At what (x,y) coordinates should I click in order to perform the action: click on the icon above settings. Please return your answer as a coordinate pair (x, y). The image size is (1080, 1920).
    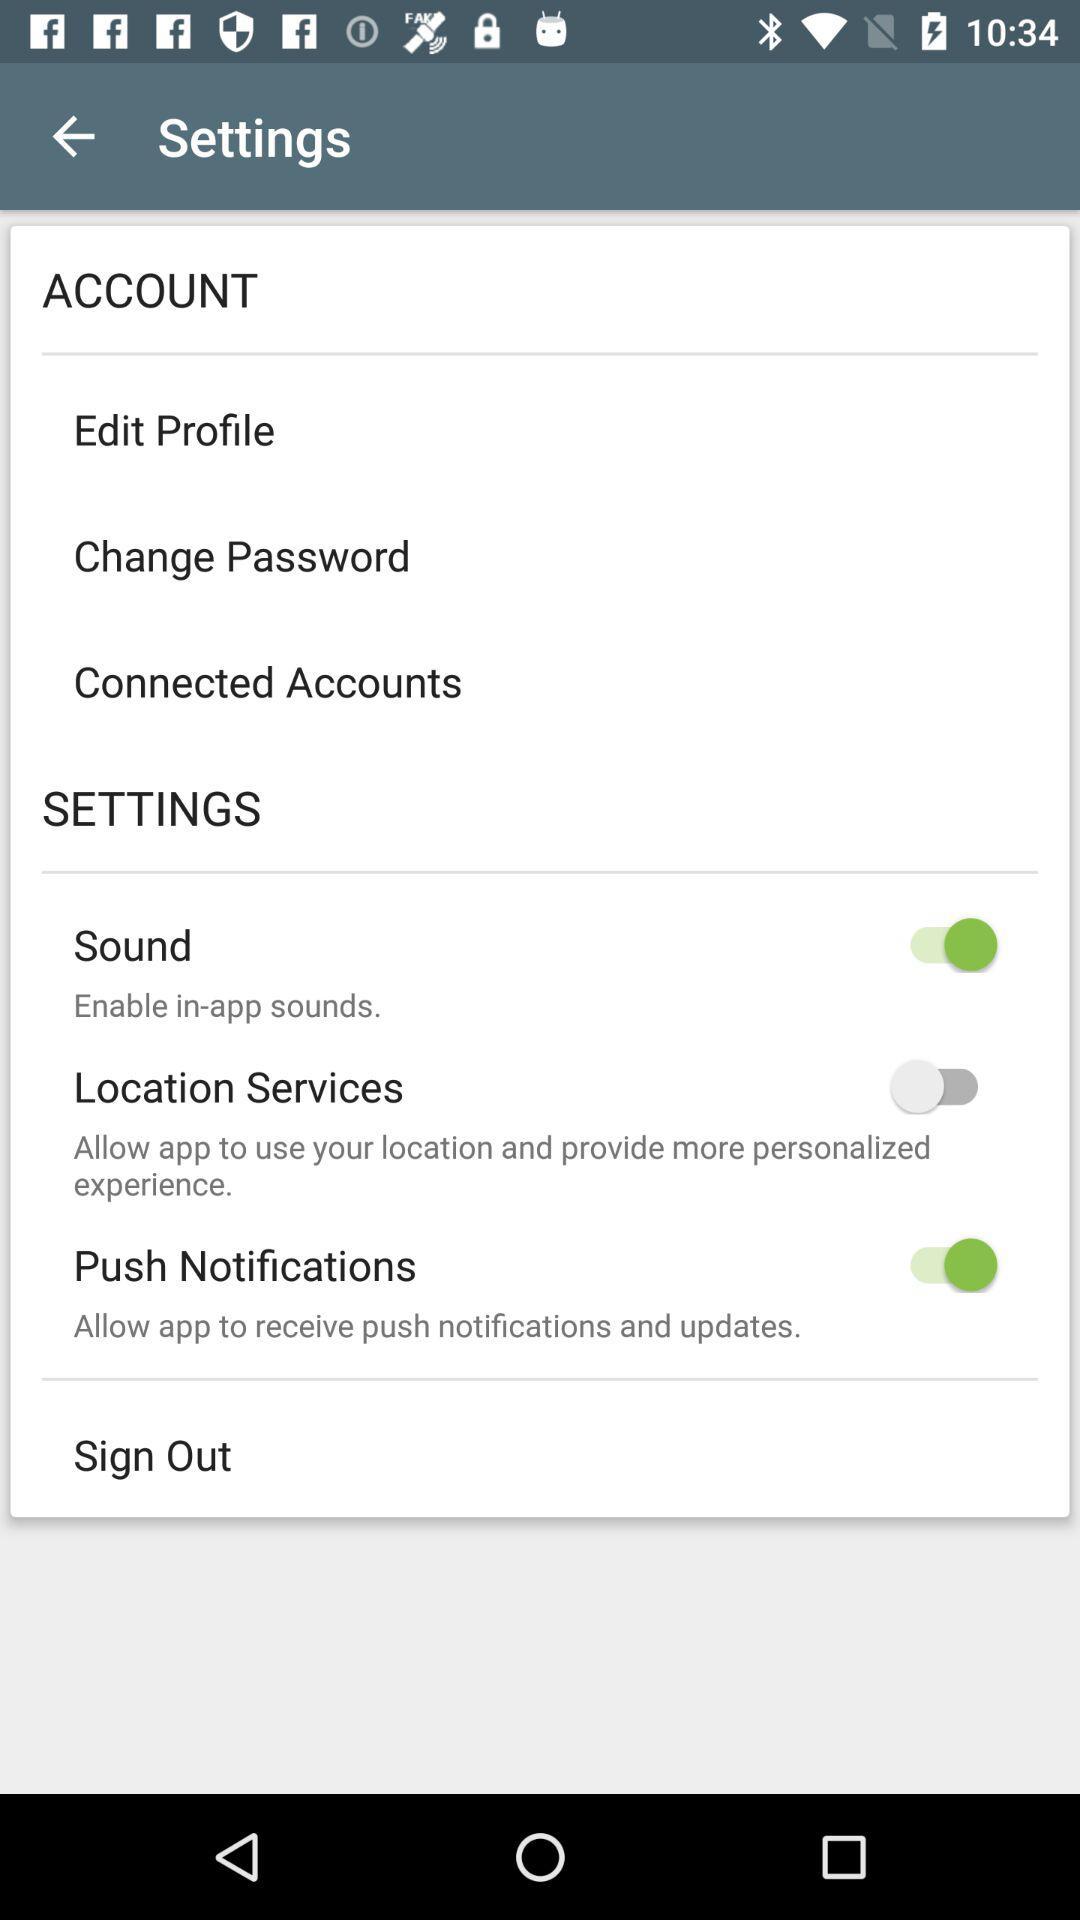
    Looking at the image, I should click on (540, 681).